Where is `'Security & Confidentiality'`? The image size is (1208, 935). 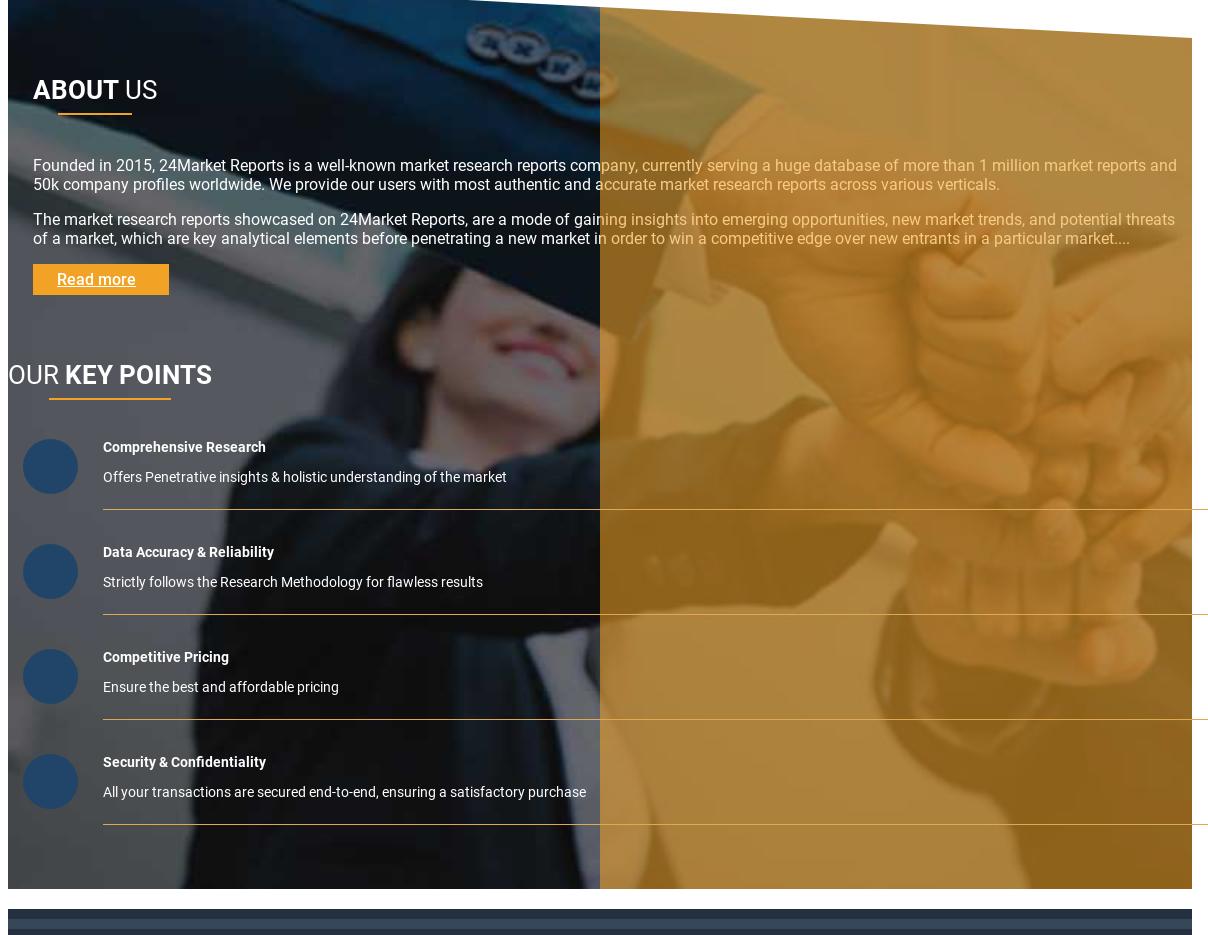
'Security & Confidentiality' is located at coordinates (184, 762).